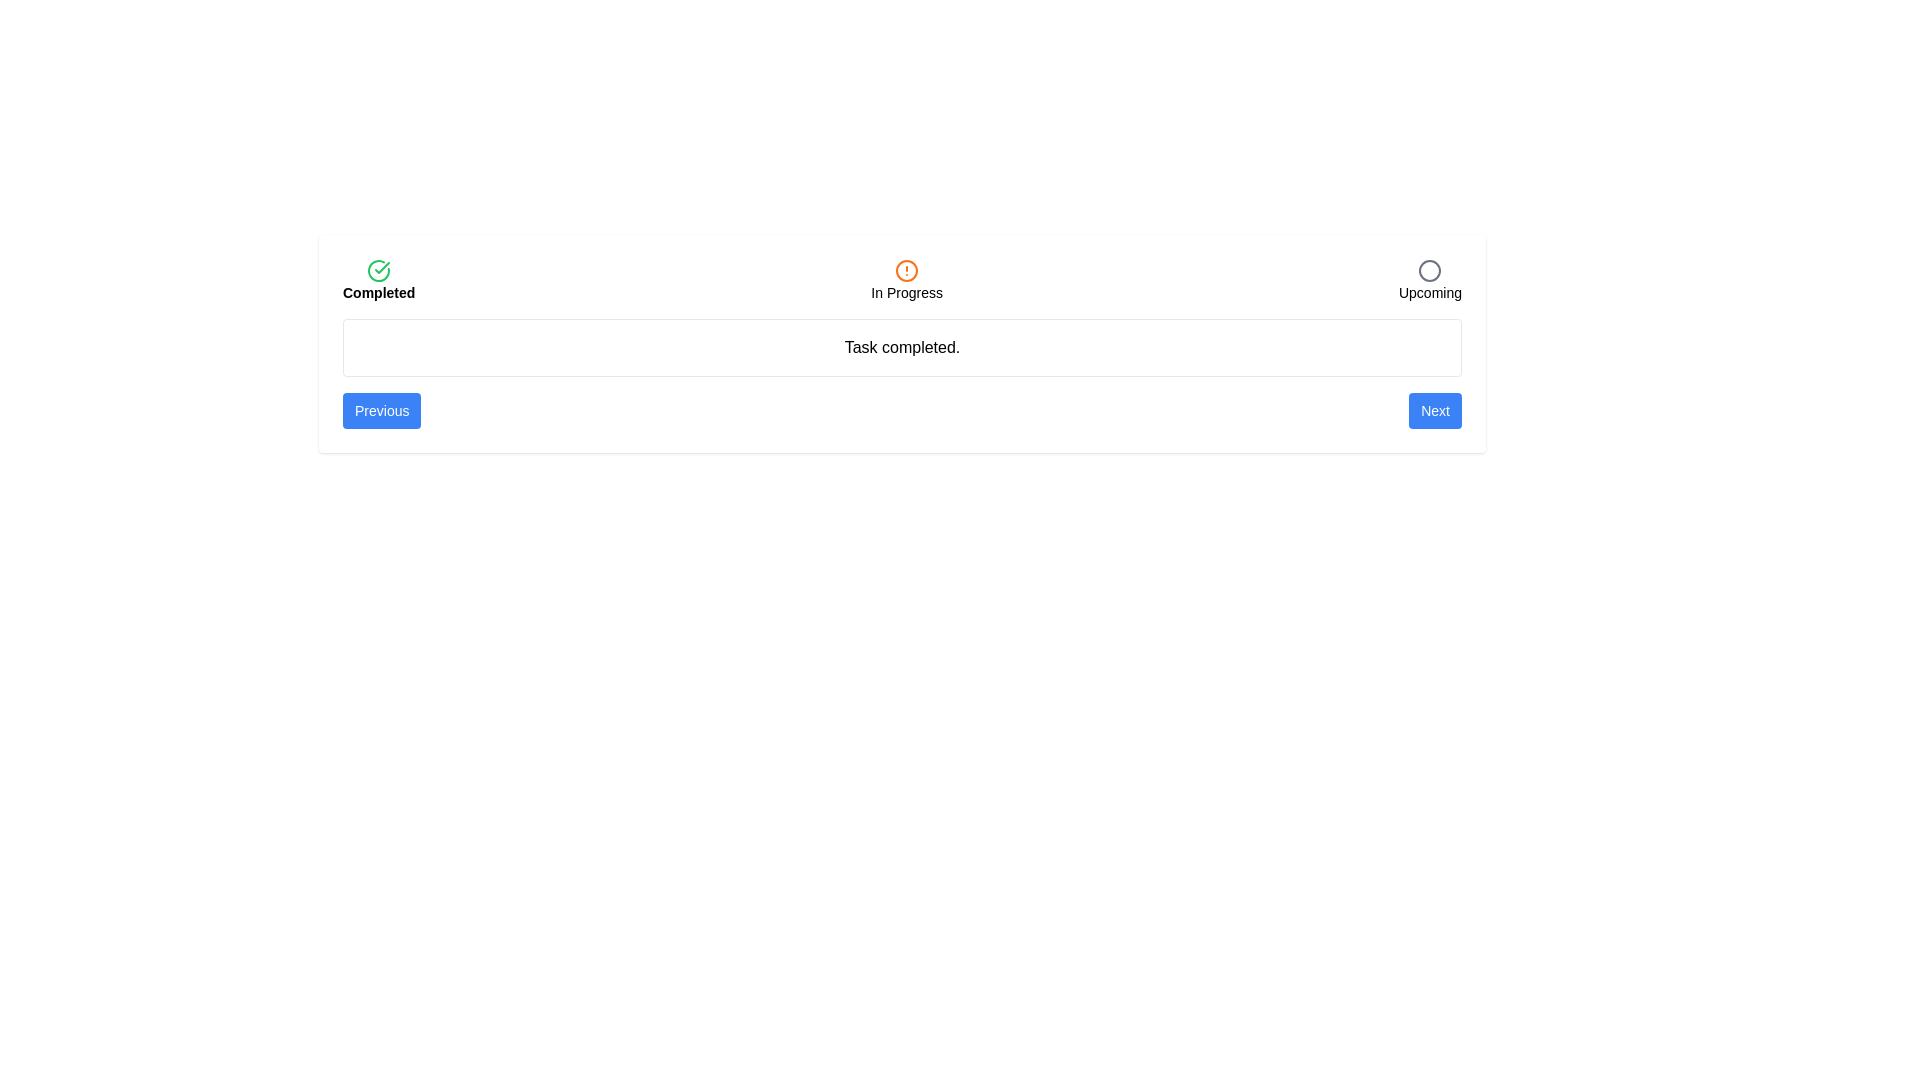 This screenshot has height=1080, width=1920. What do you see at coordinates (901, 281) in the screenshot?
I see `a status segment of the Status indicator bar located above the text label 'Task completed.'` at bounding box center [901, 281].